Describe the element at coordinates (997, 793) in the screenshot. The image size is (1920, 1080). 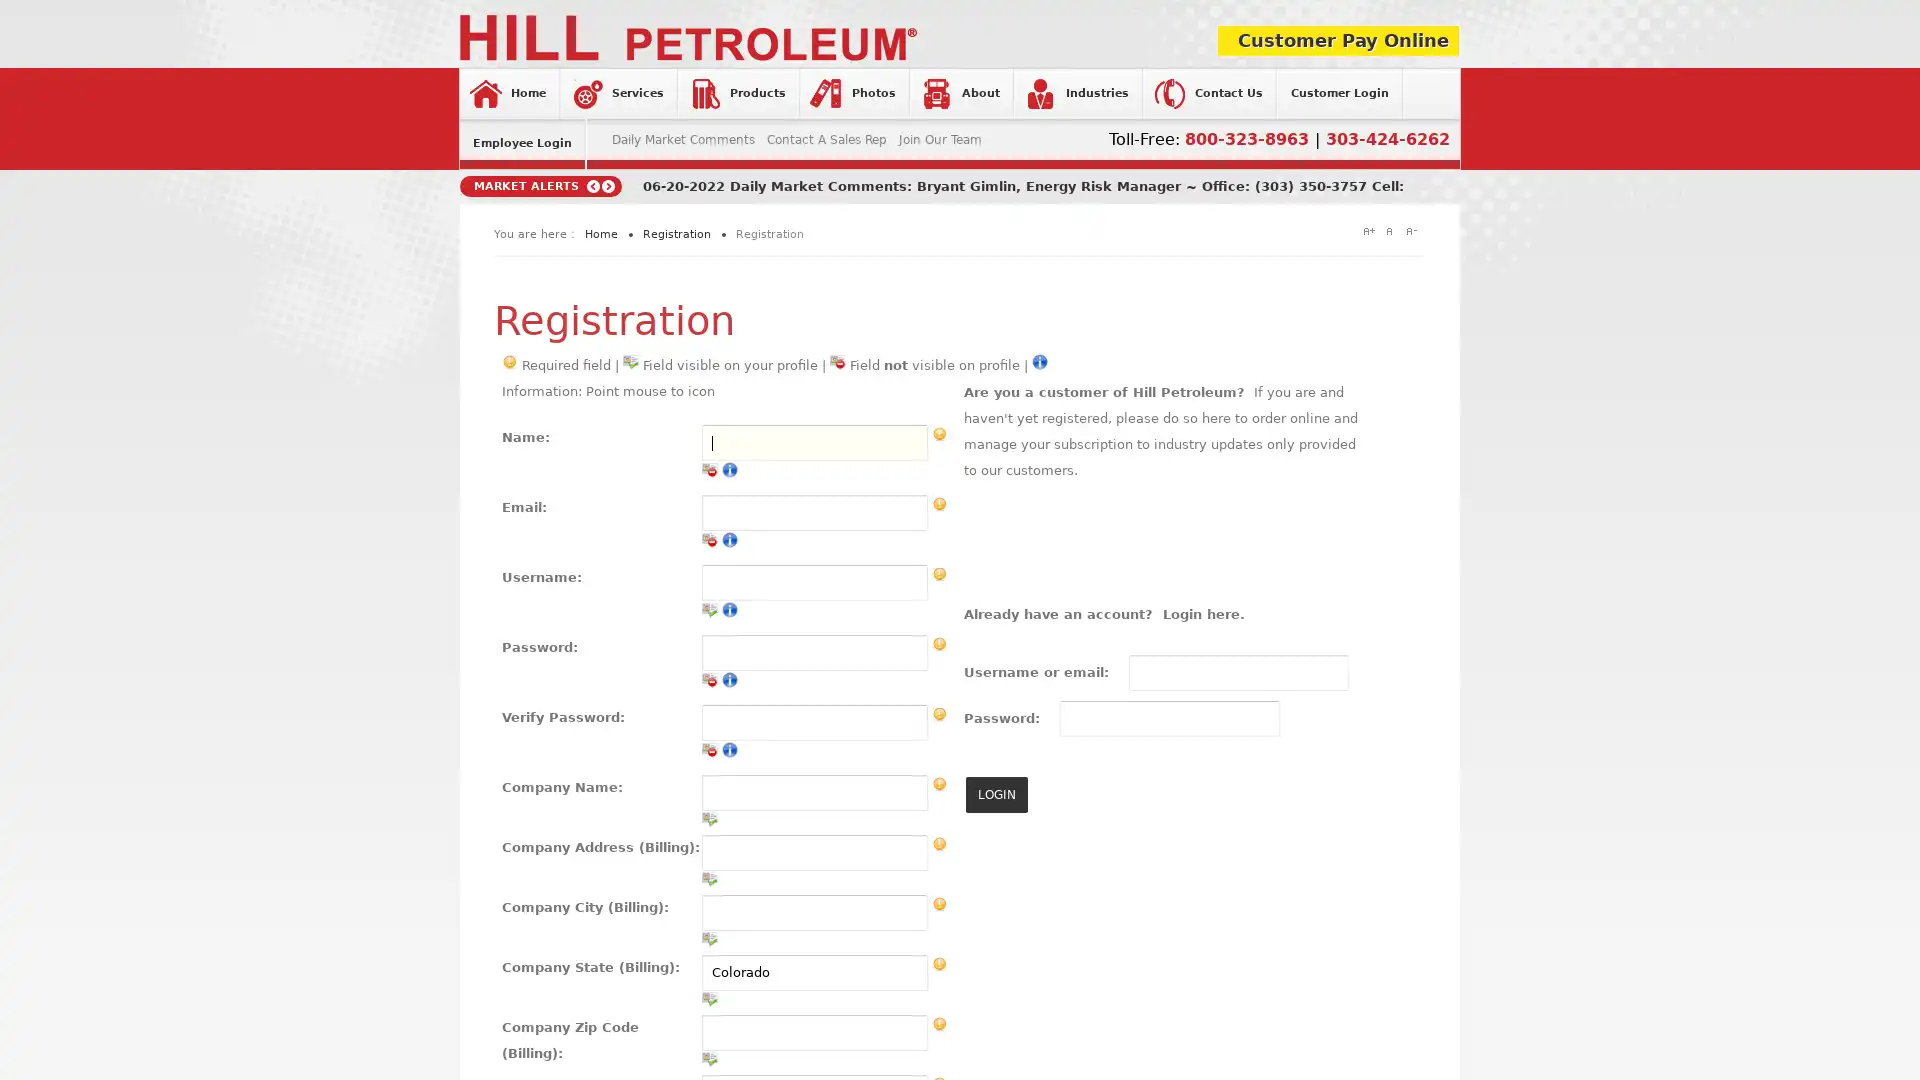
I see `Login` at that location.